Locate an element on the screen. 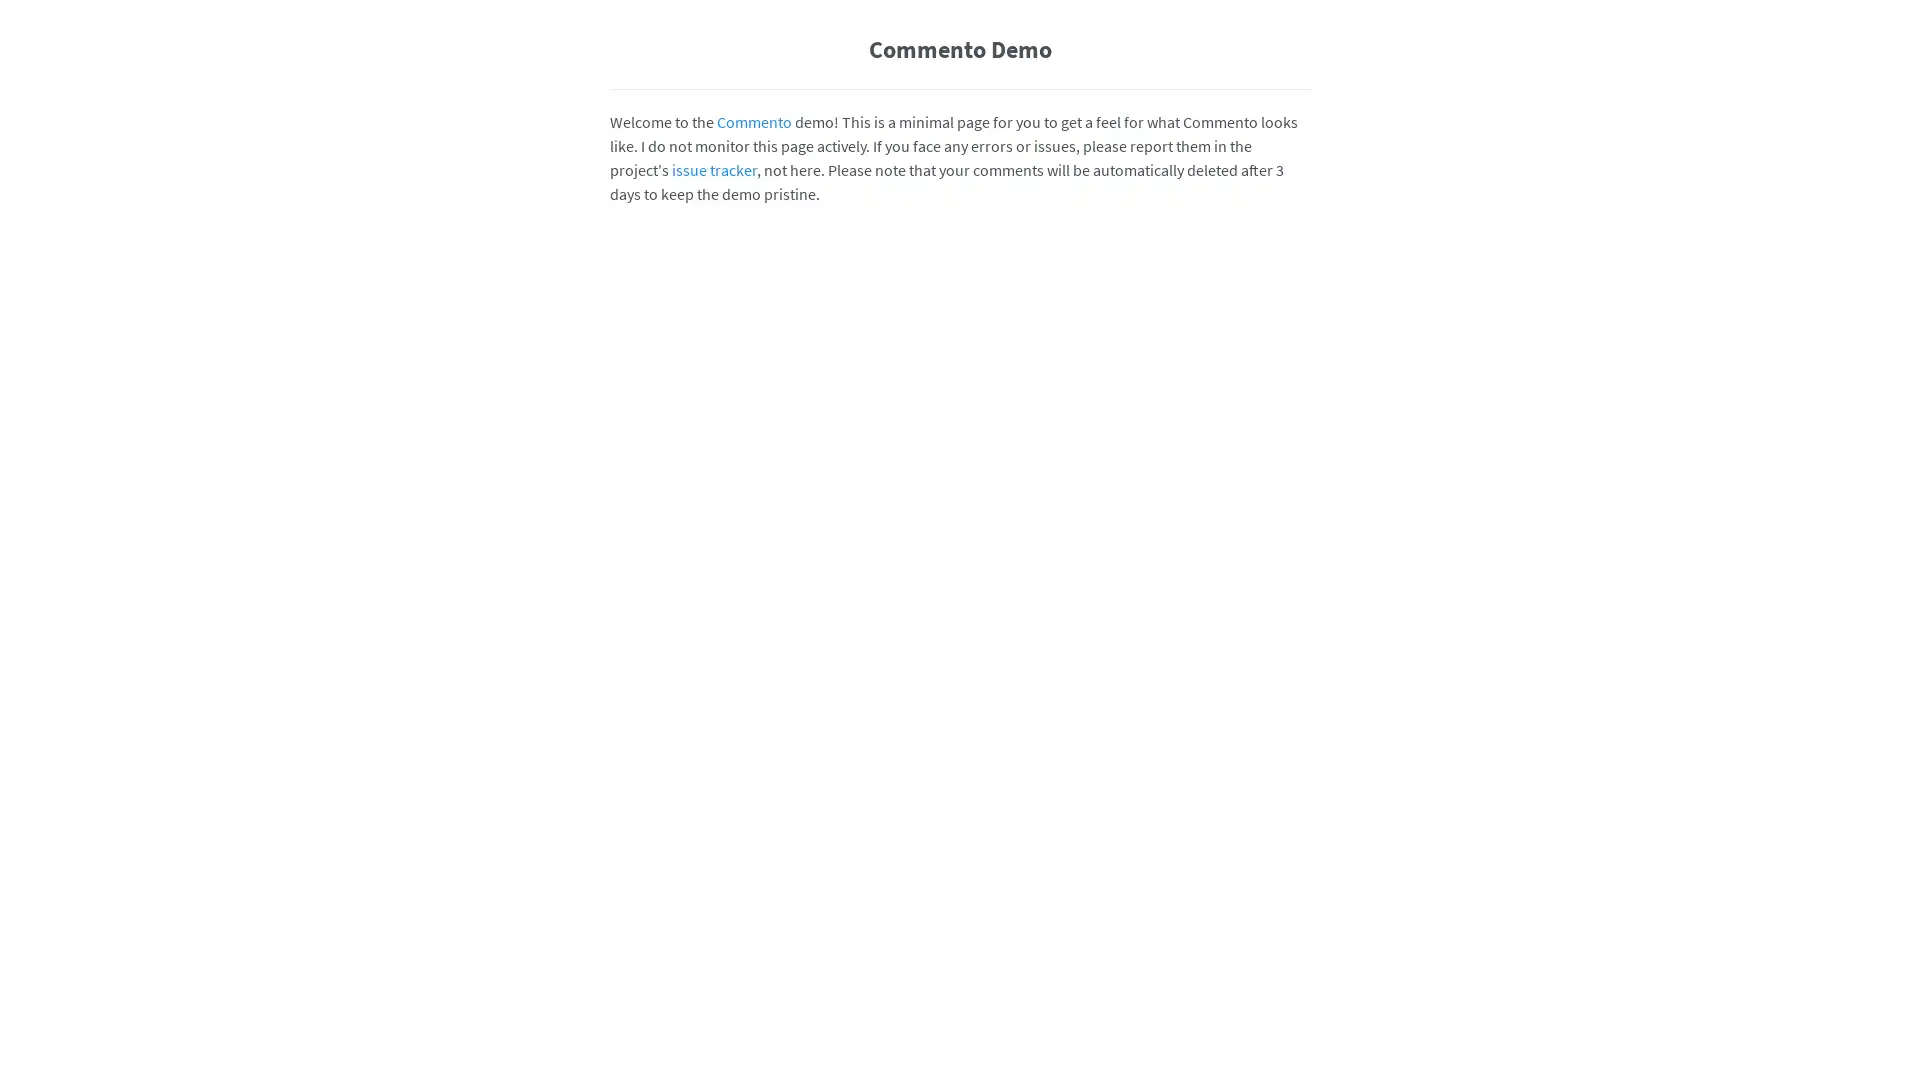  Reply is located at coordinates (1200, 724).